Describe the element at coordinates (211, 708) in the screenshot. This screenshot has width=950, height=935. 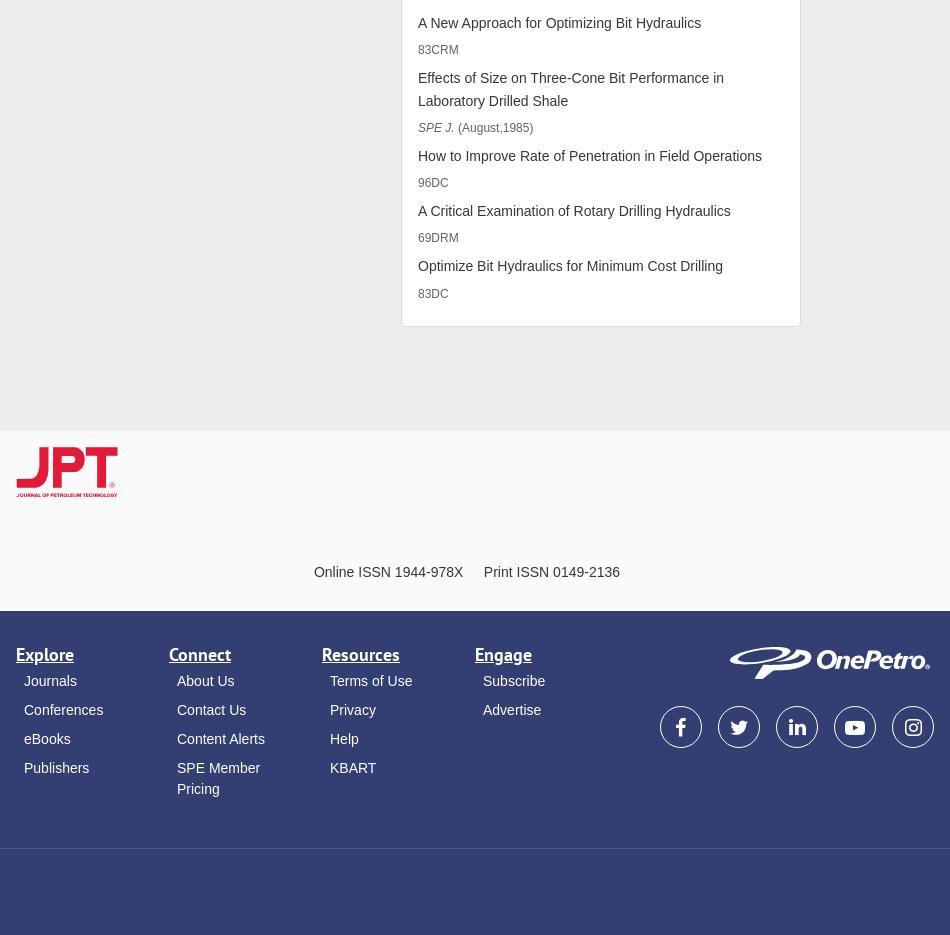
I see `'Contact Us'` at that location.